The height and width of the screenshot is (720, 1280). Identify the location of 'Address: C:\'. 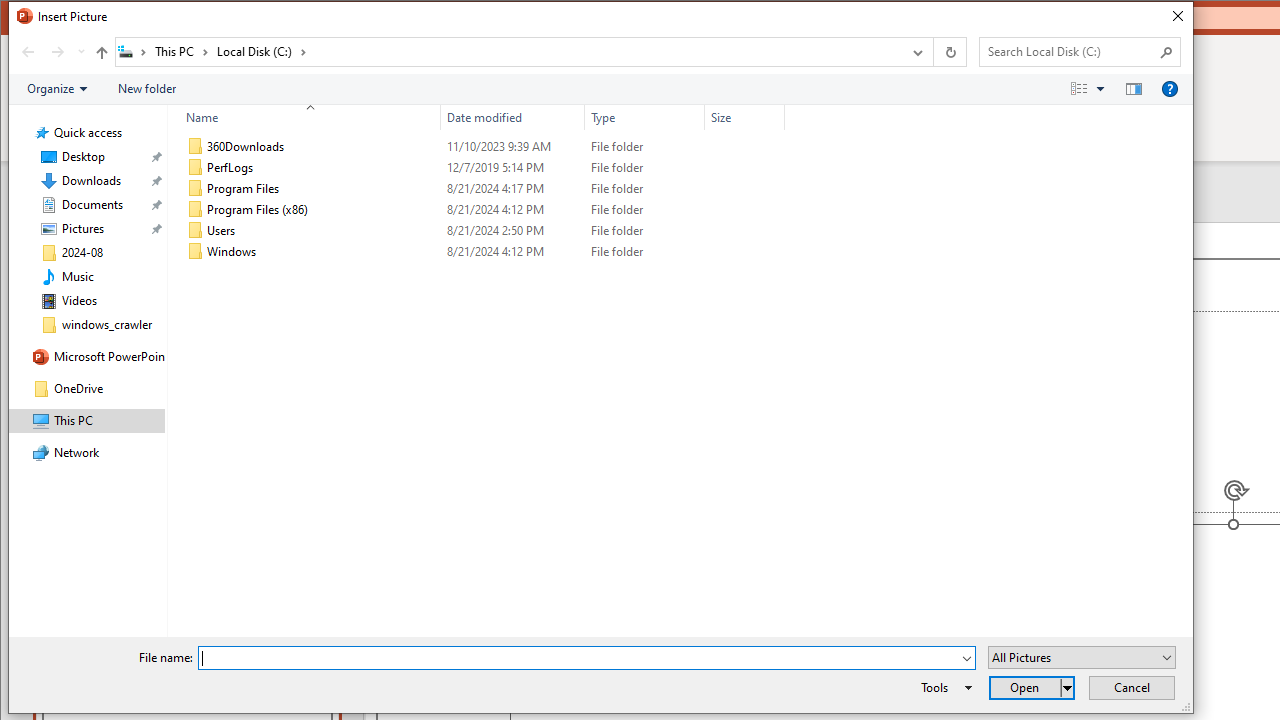
(508, 50).